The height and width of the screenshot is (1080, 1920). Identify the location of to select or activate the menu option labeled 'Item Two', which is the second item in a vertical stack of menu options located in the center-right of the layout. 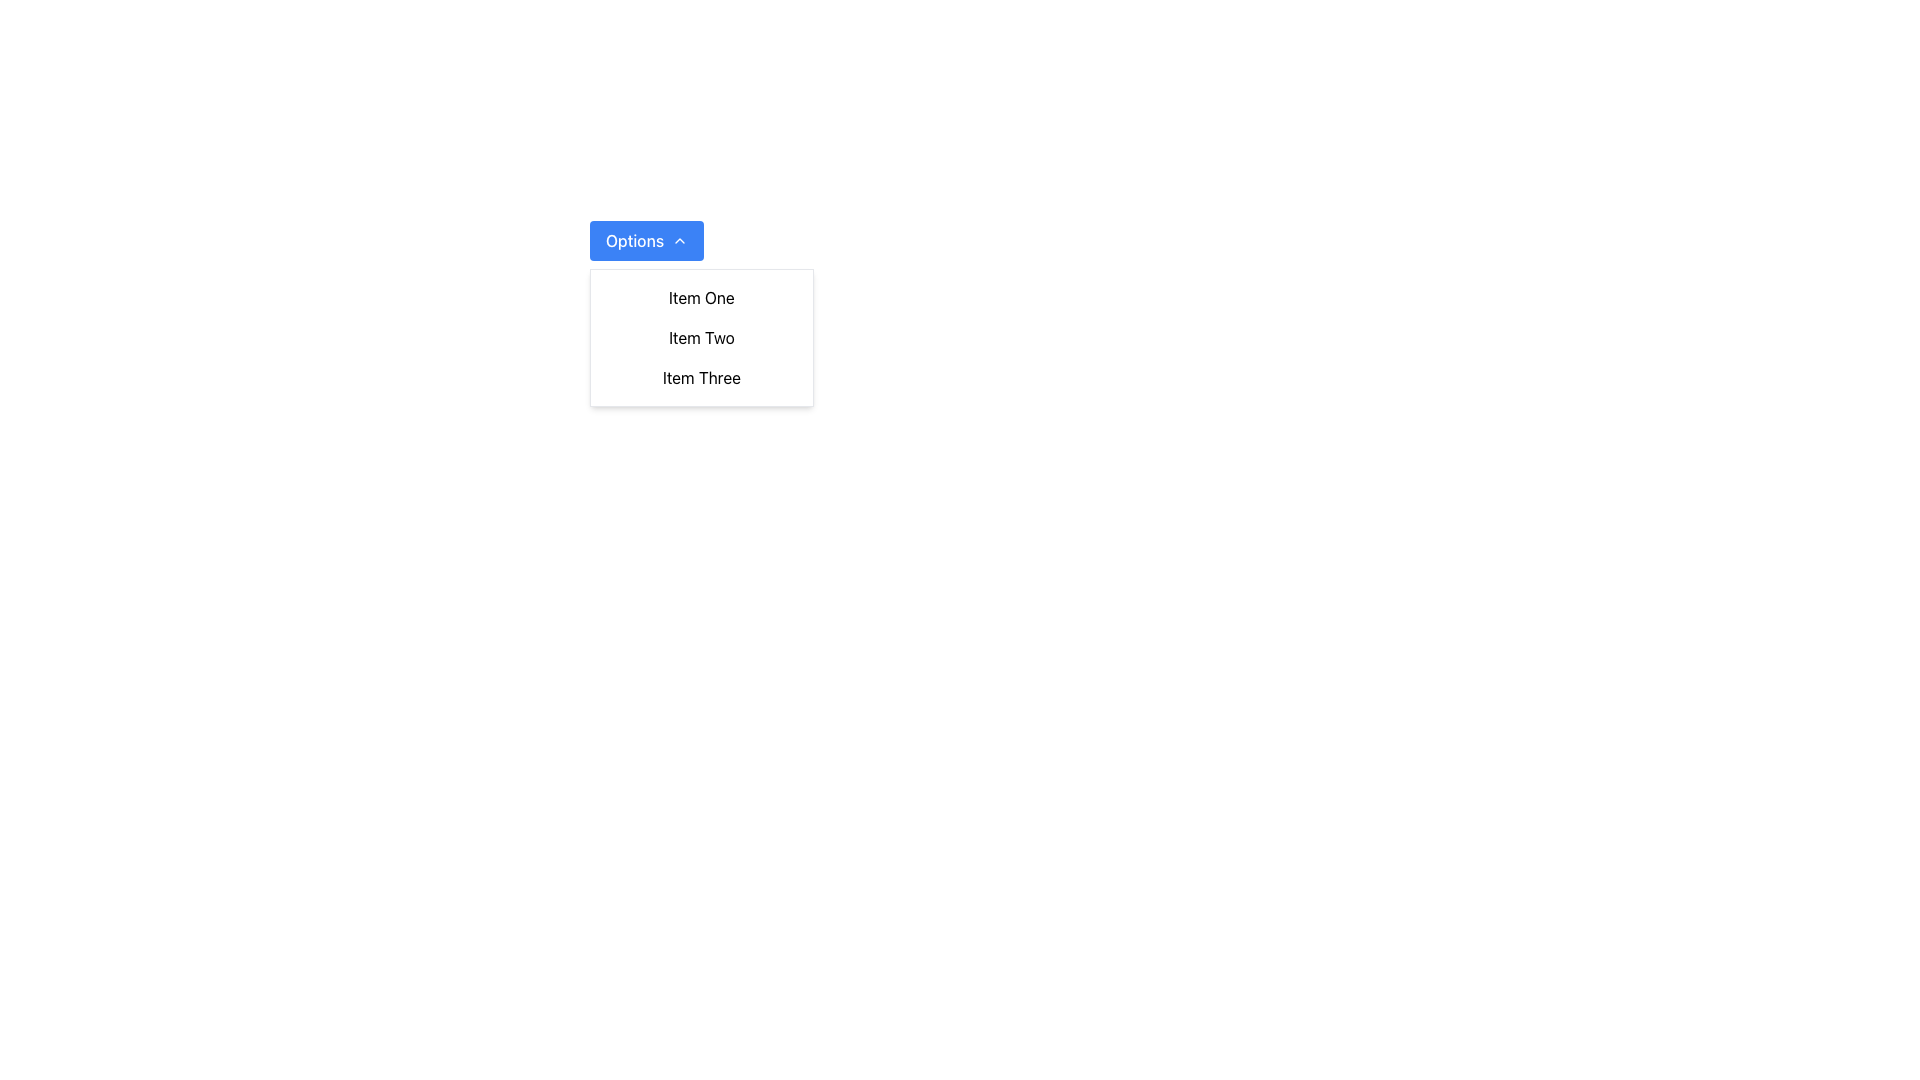
(701, 337).